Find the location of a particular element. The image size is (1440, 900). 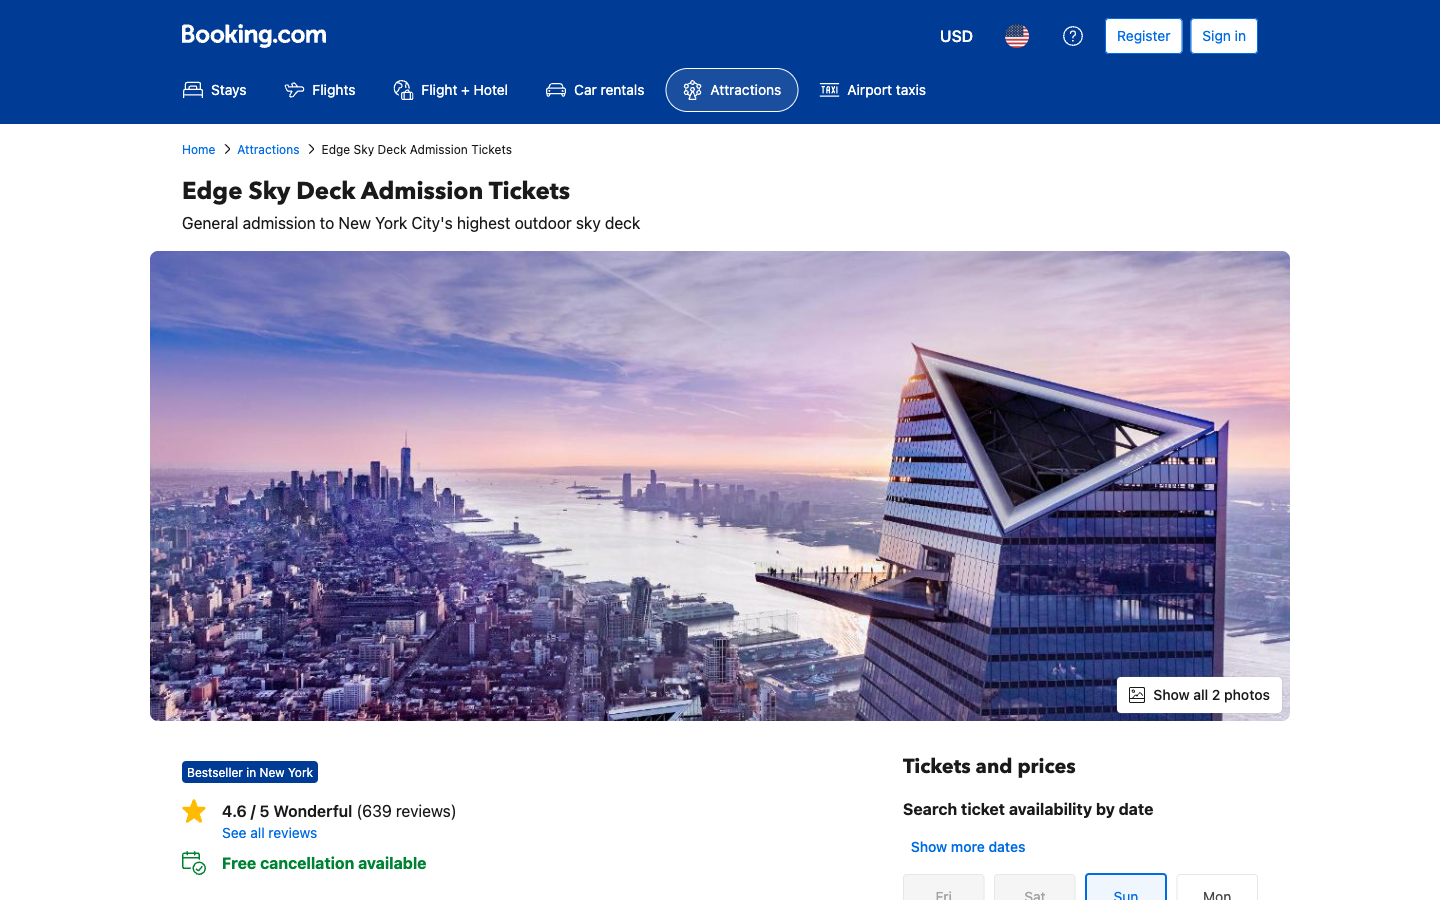

the full Reviews section is located at coordinates (546, 833).